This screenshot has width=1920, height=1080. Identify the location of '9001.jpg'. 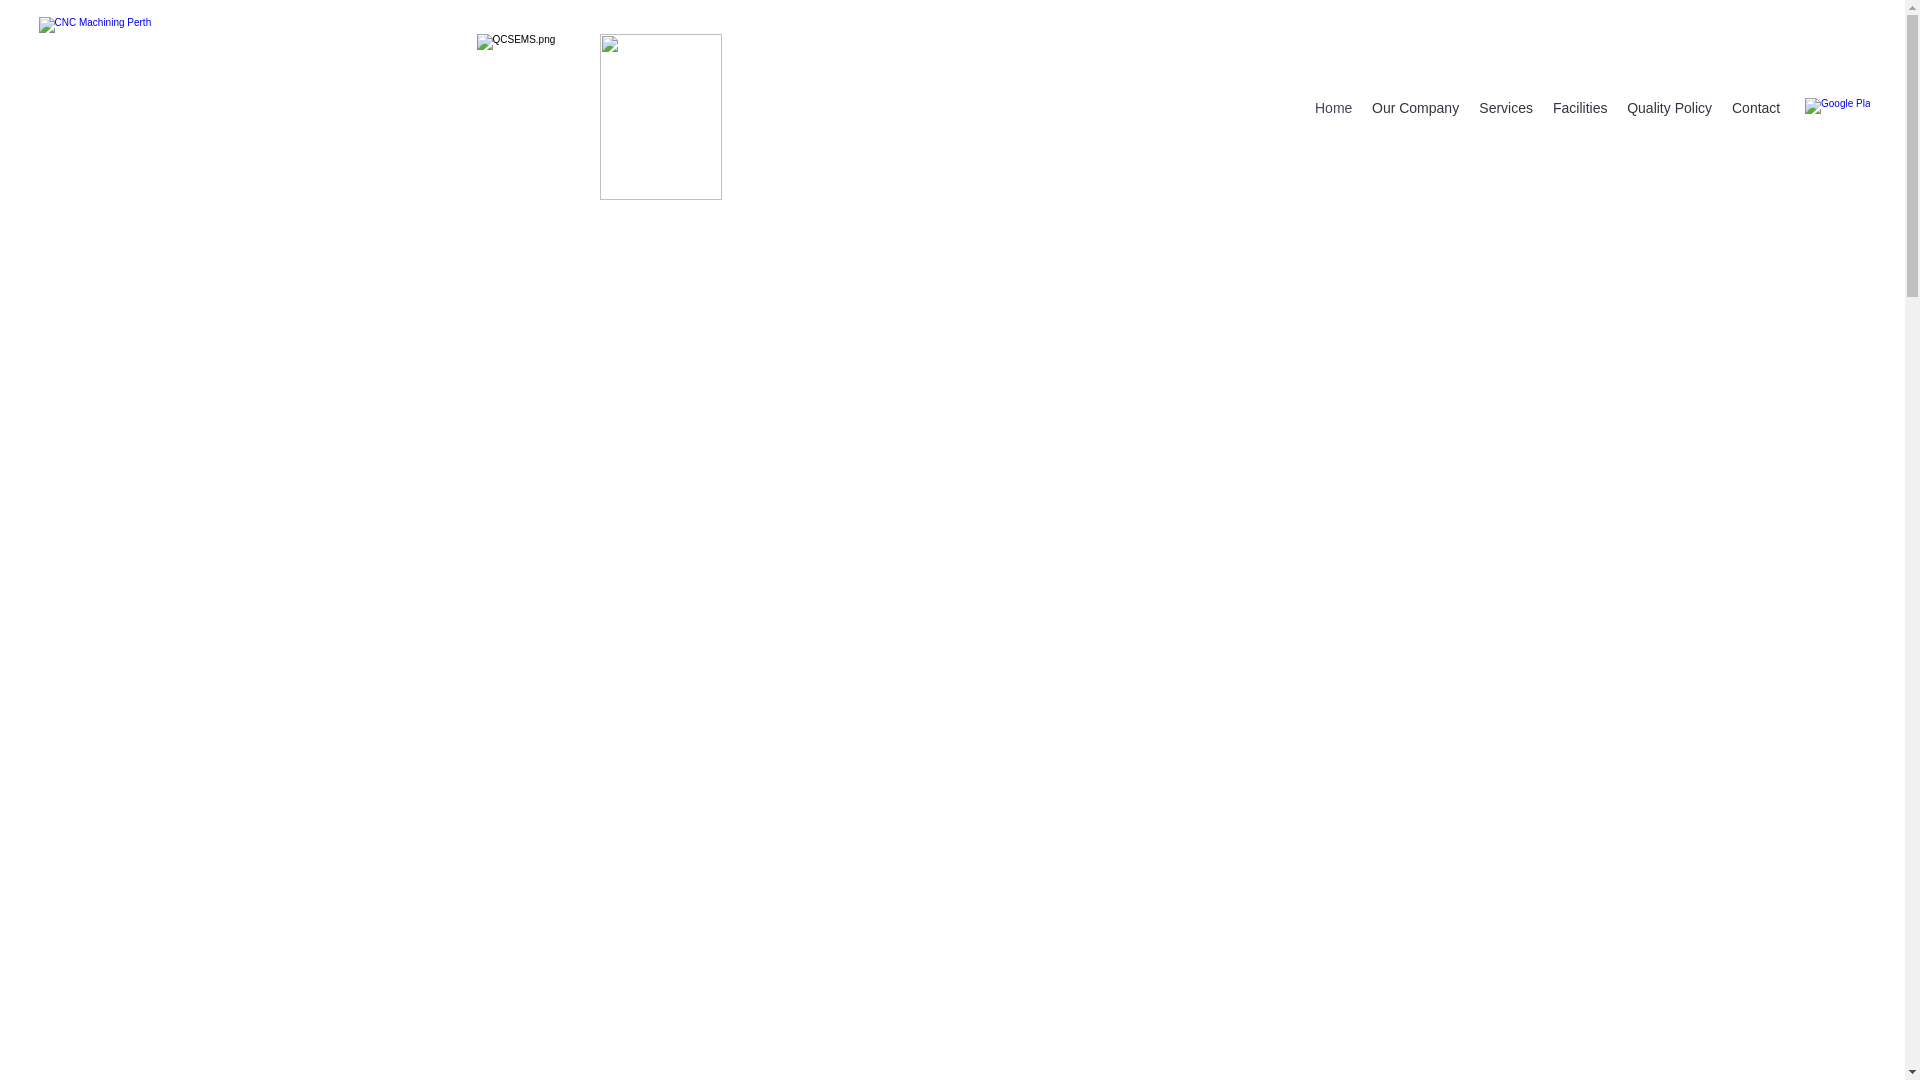
(661, 116).